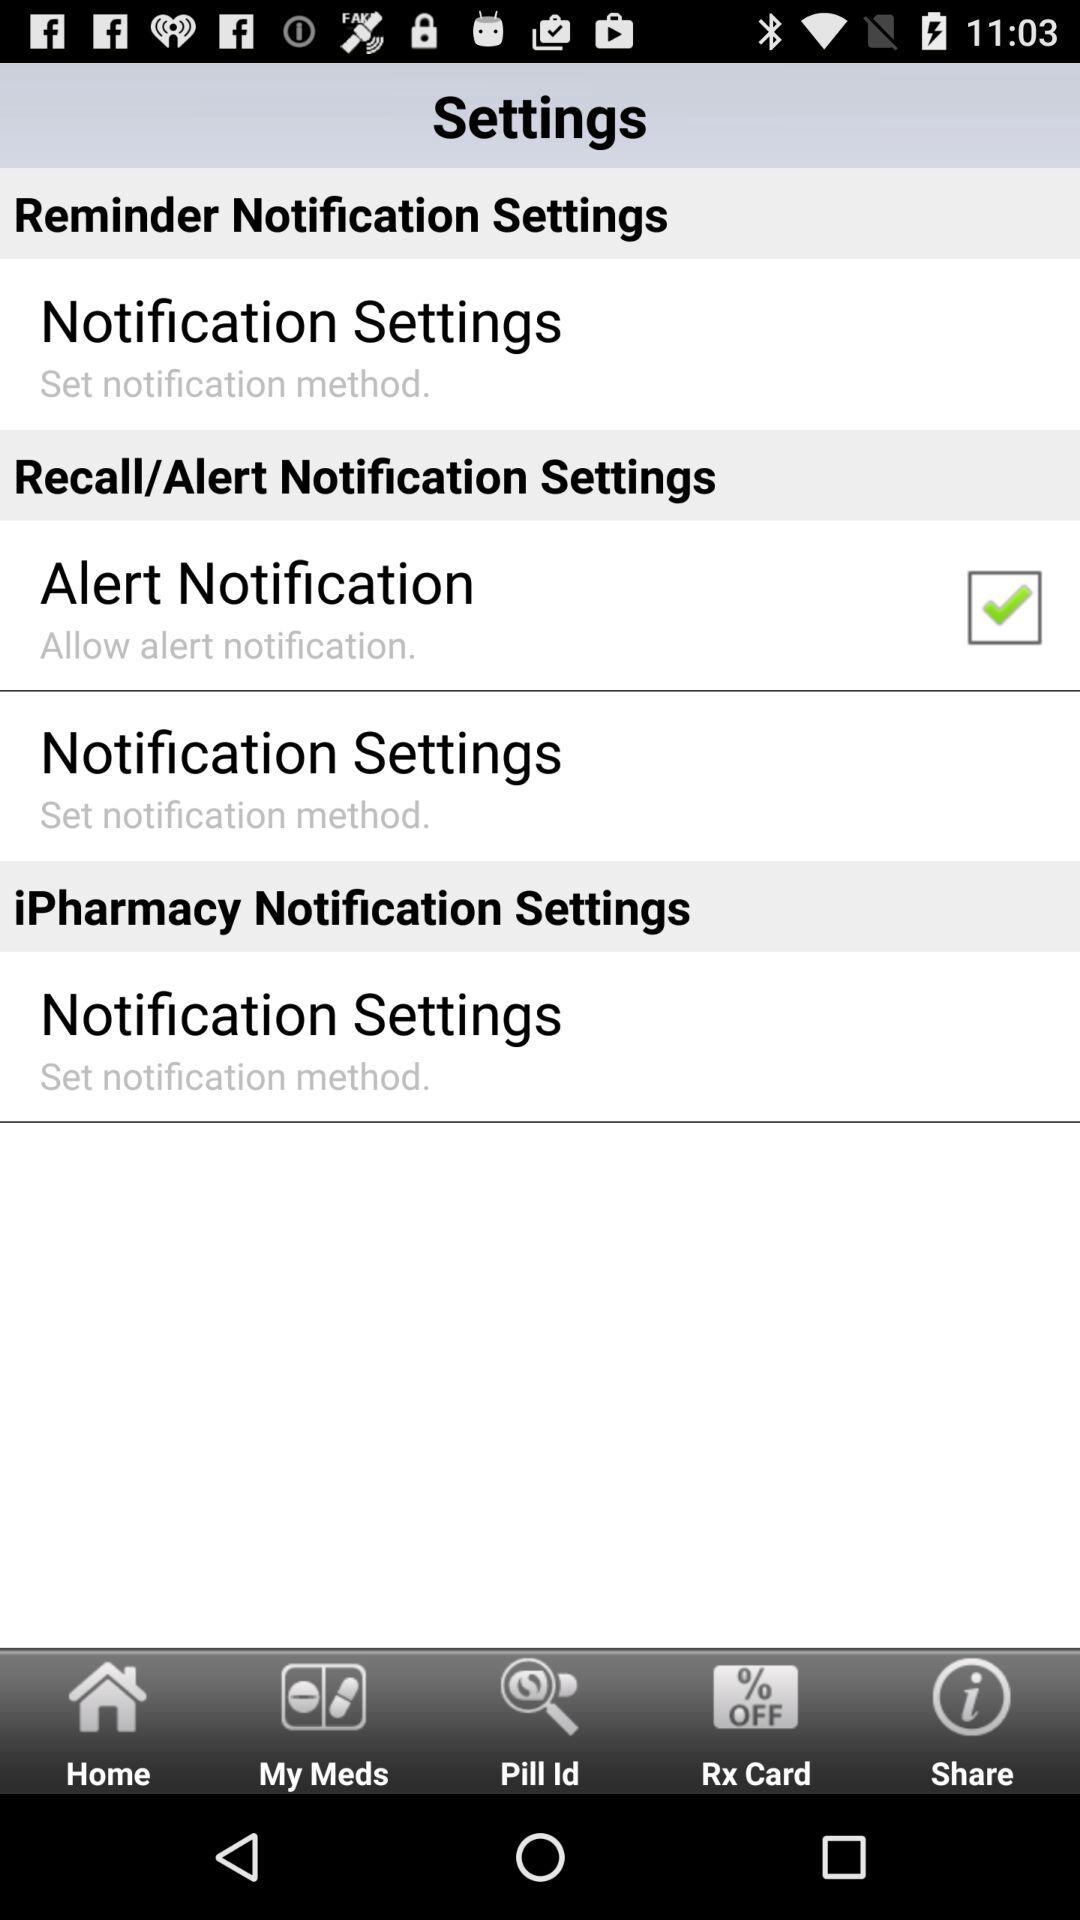 This screenshot has height=1920, width=1080. I want to click on the icon to the right of the home item, so click(323, 1719).